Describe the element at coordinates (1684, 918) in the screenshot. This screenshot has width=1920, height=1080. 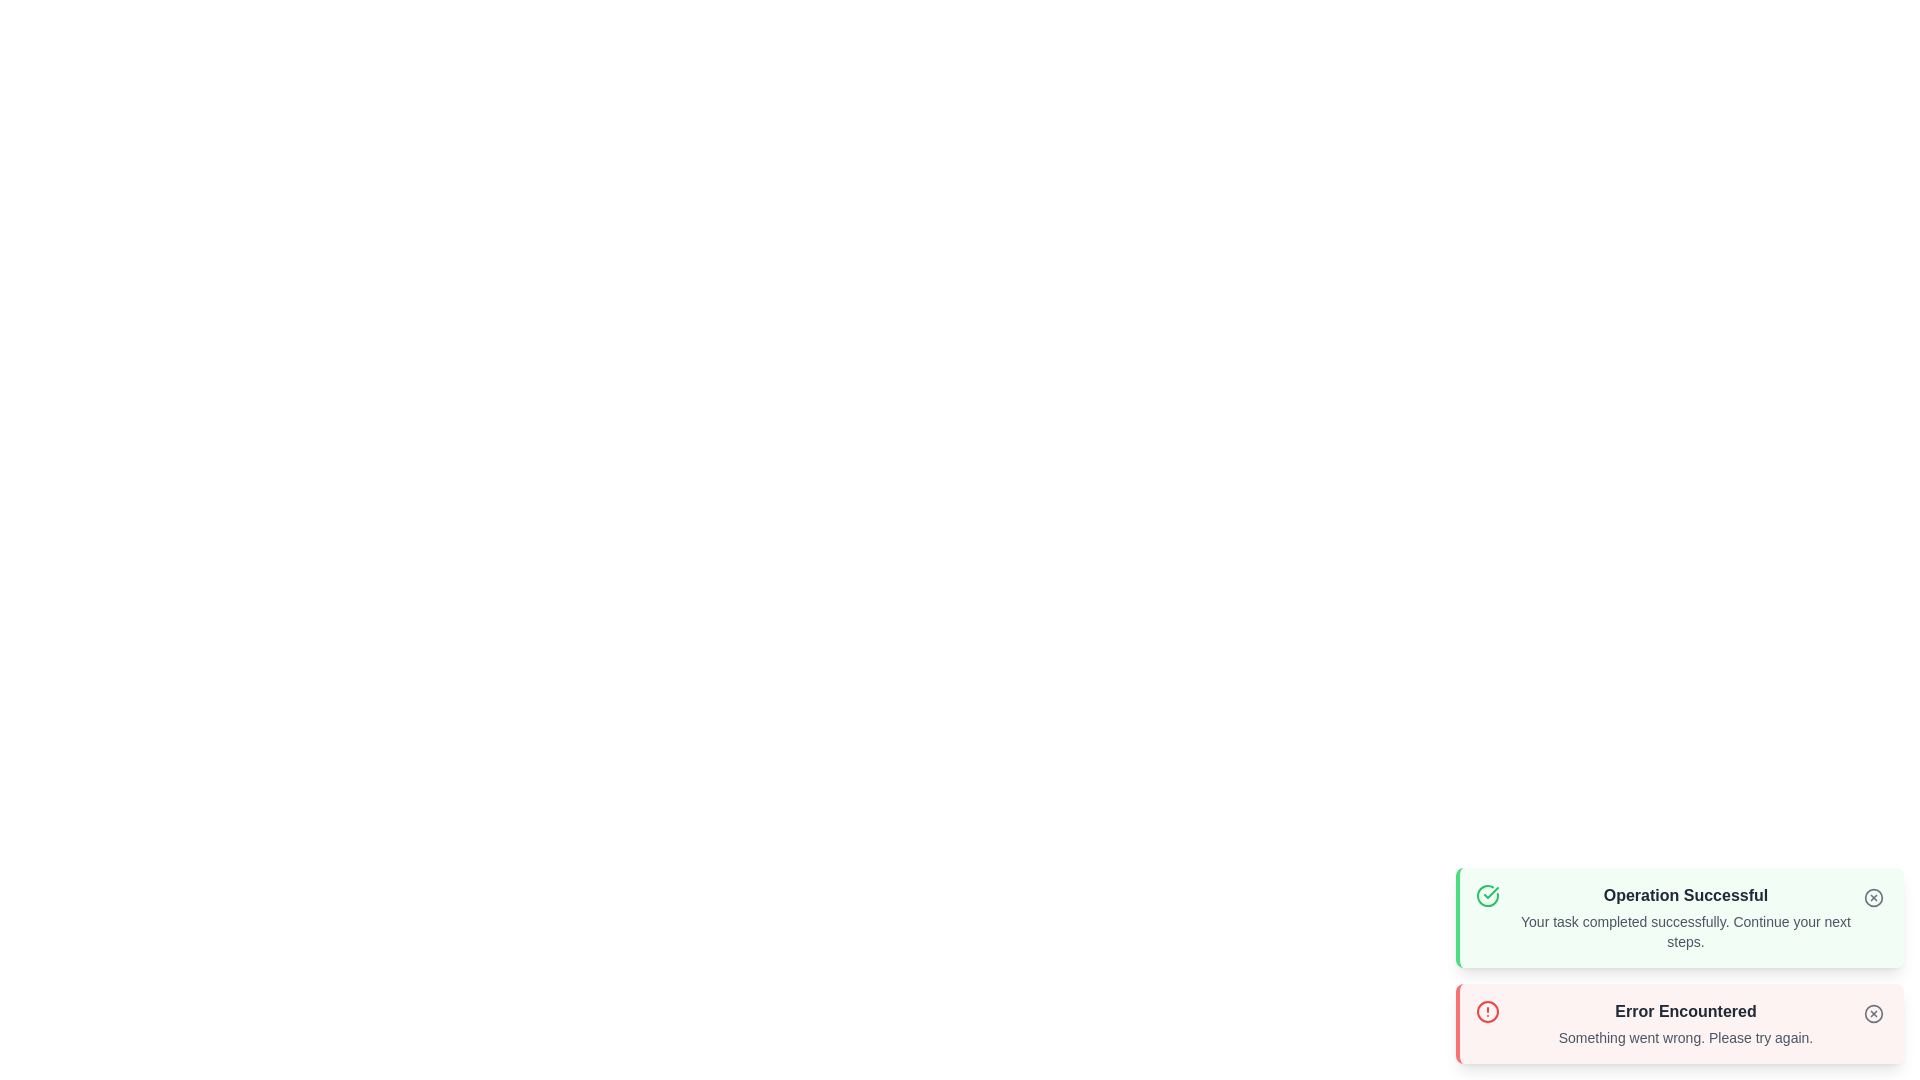
I see `text content of the notification box that displays 'Operation Successful' and 'Your task completed successfully. Continue your next steps.'` at that location.